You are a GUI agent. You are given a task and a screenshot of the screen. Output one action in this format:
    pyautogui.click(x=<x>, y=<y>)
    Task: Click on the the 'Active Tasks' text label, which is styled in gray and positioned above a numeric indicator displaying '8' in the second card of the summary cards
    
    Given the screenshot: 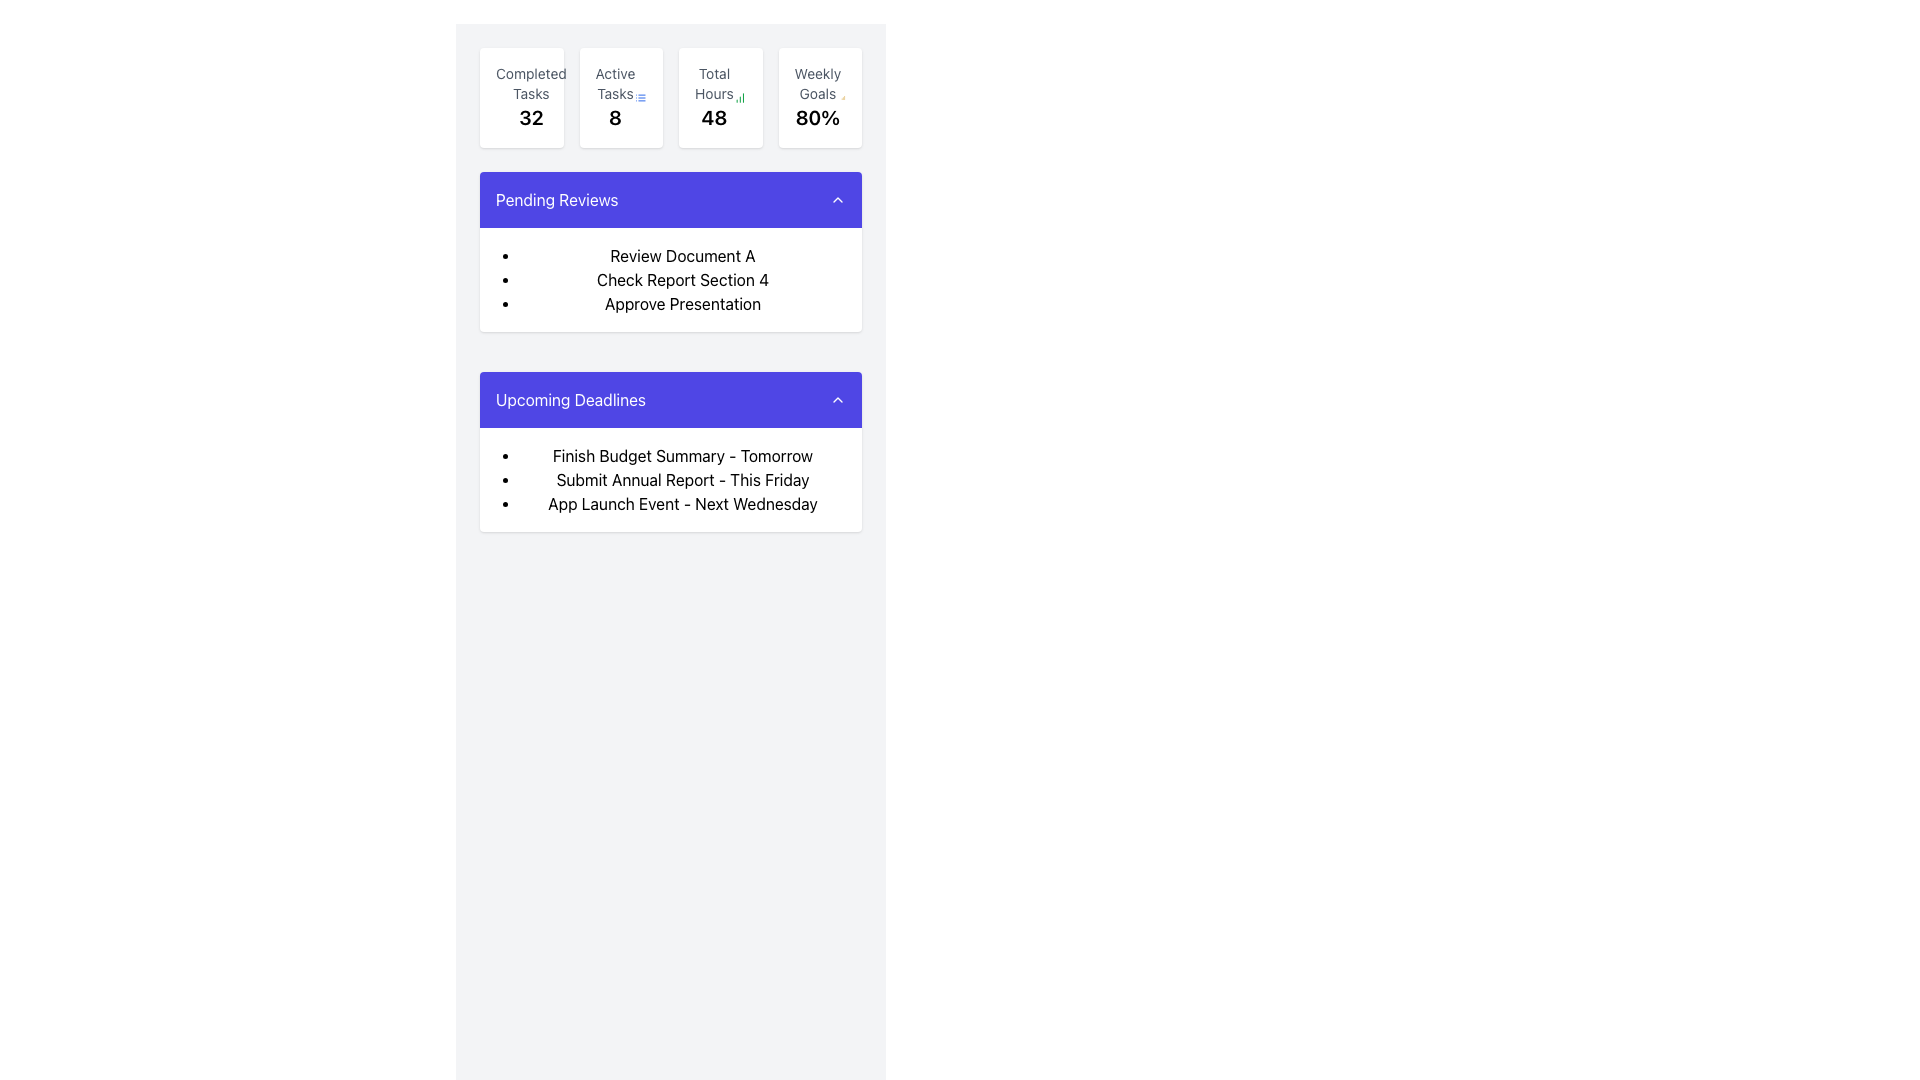 What is the action you would take?
    pyautogui.click(x=614, y=83)
    